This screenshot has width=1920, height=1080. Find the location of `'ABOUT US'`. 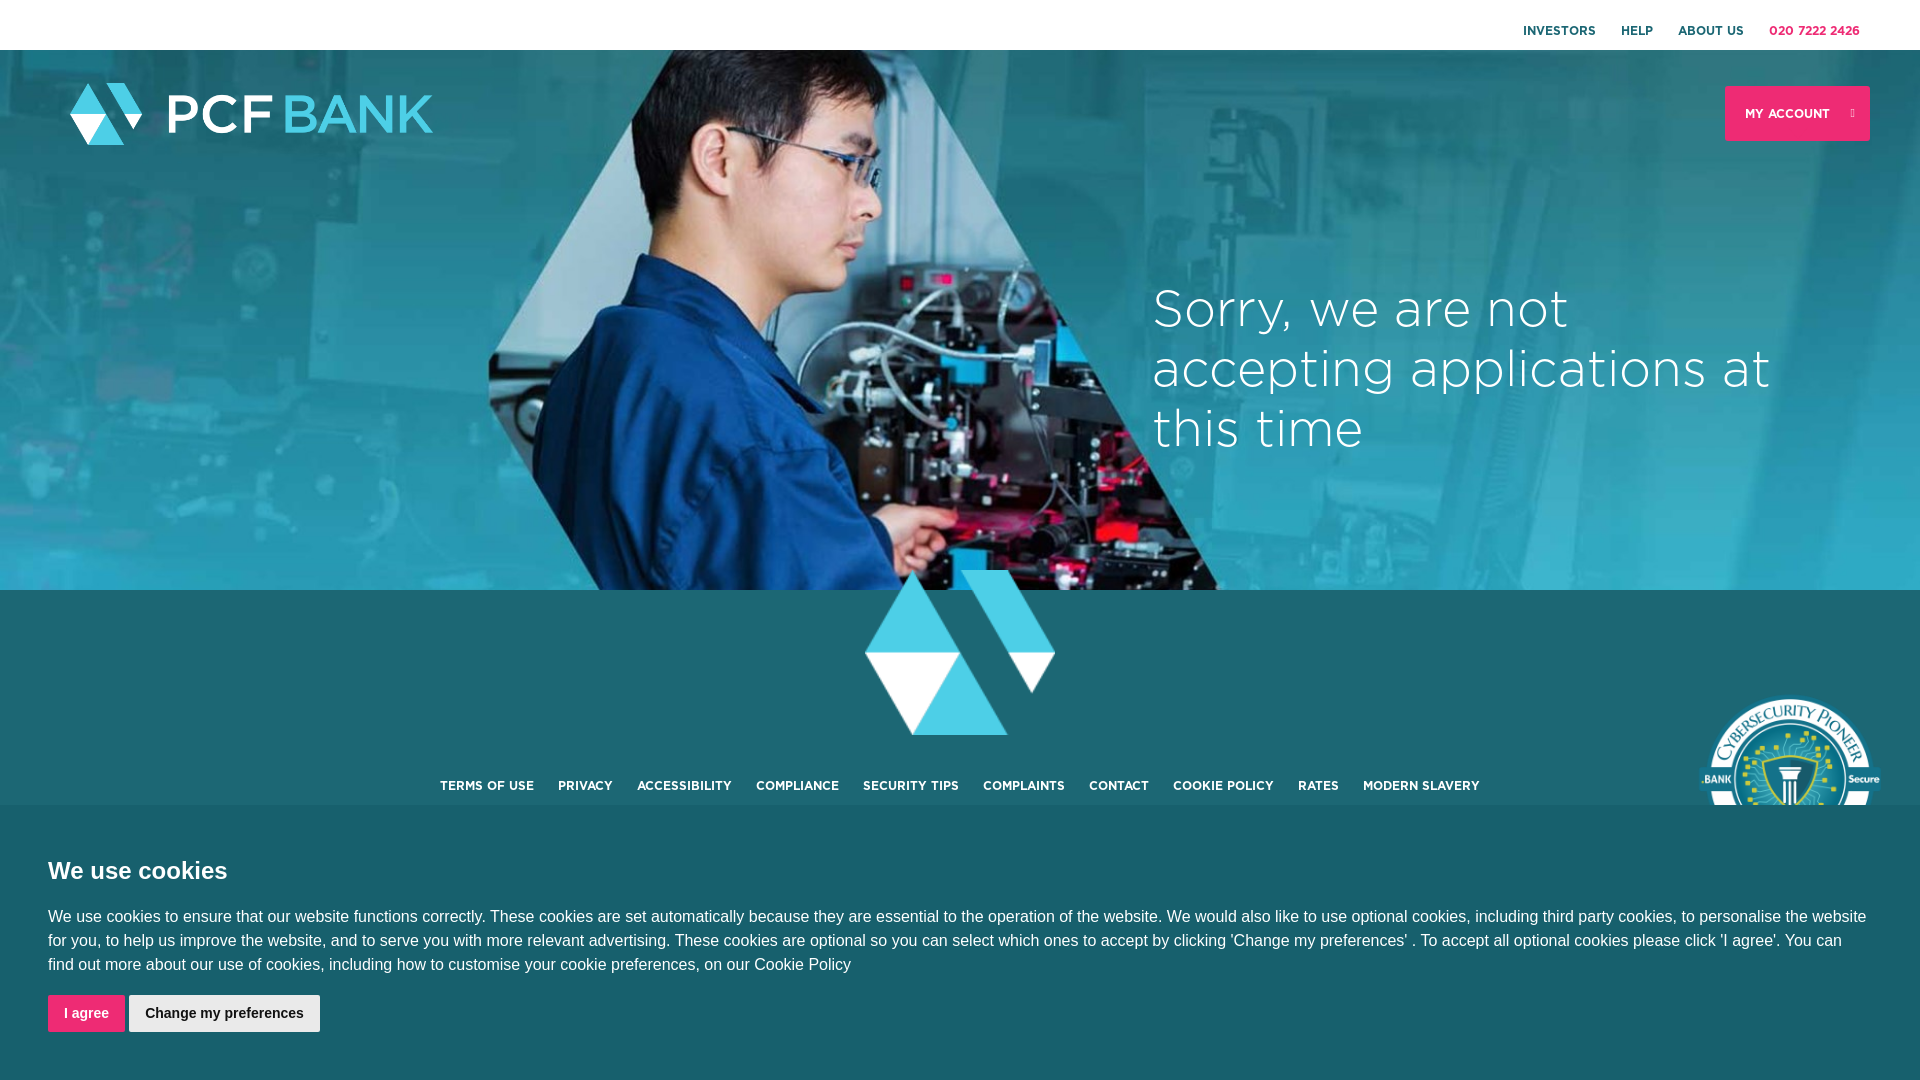

'ABOUT US' is located at coordinates (1709, 31).